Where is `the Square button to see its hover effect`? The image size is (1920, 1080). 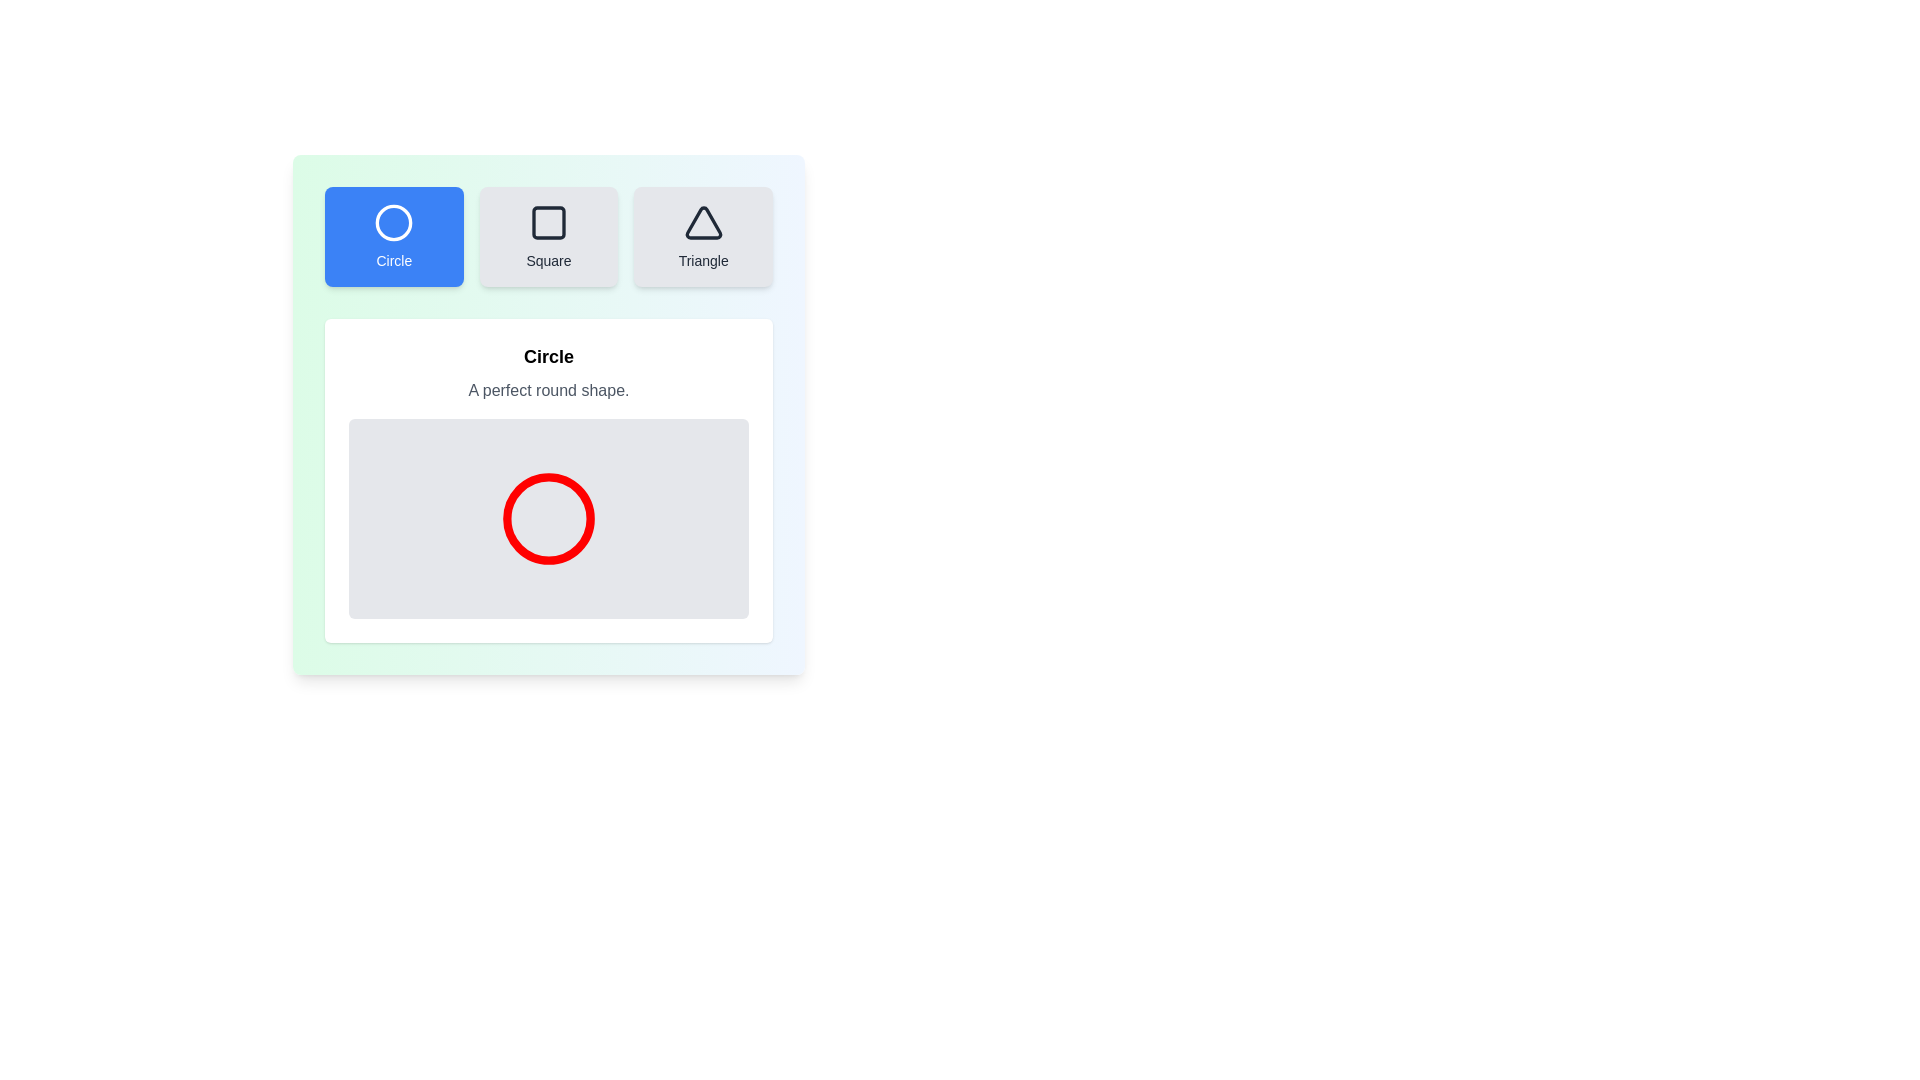
the Square button to see its hover effect is located at coordinates (548, 235).